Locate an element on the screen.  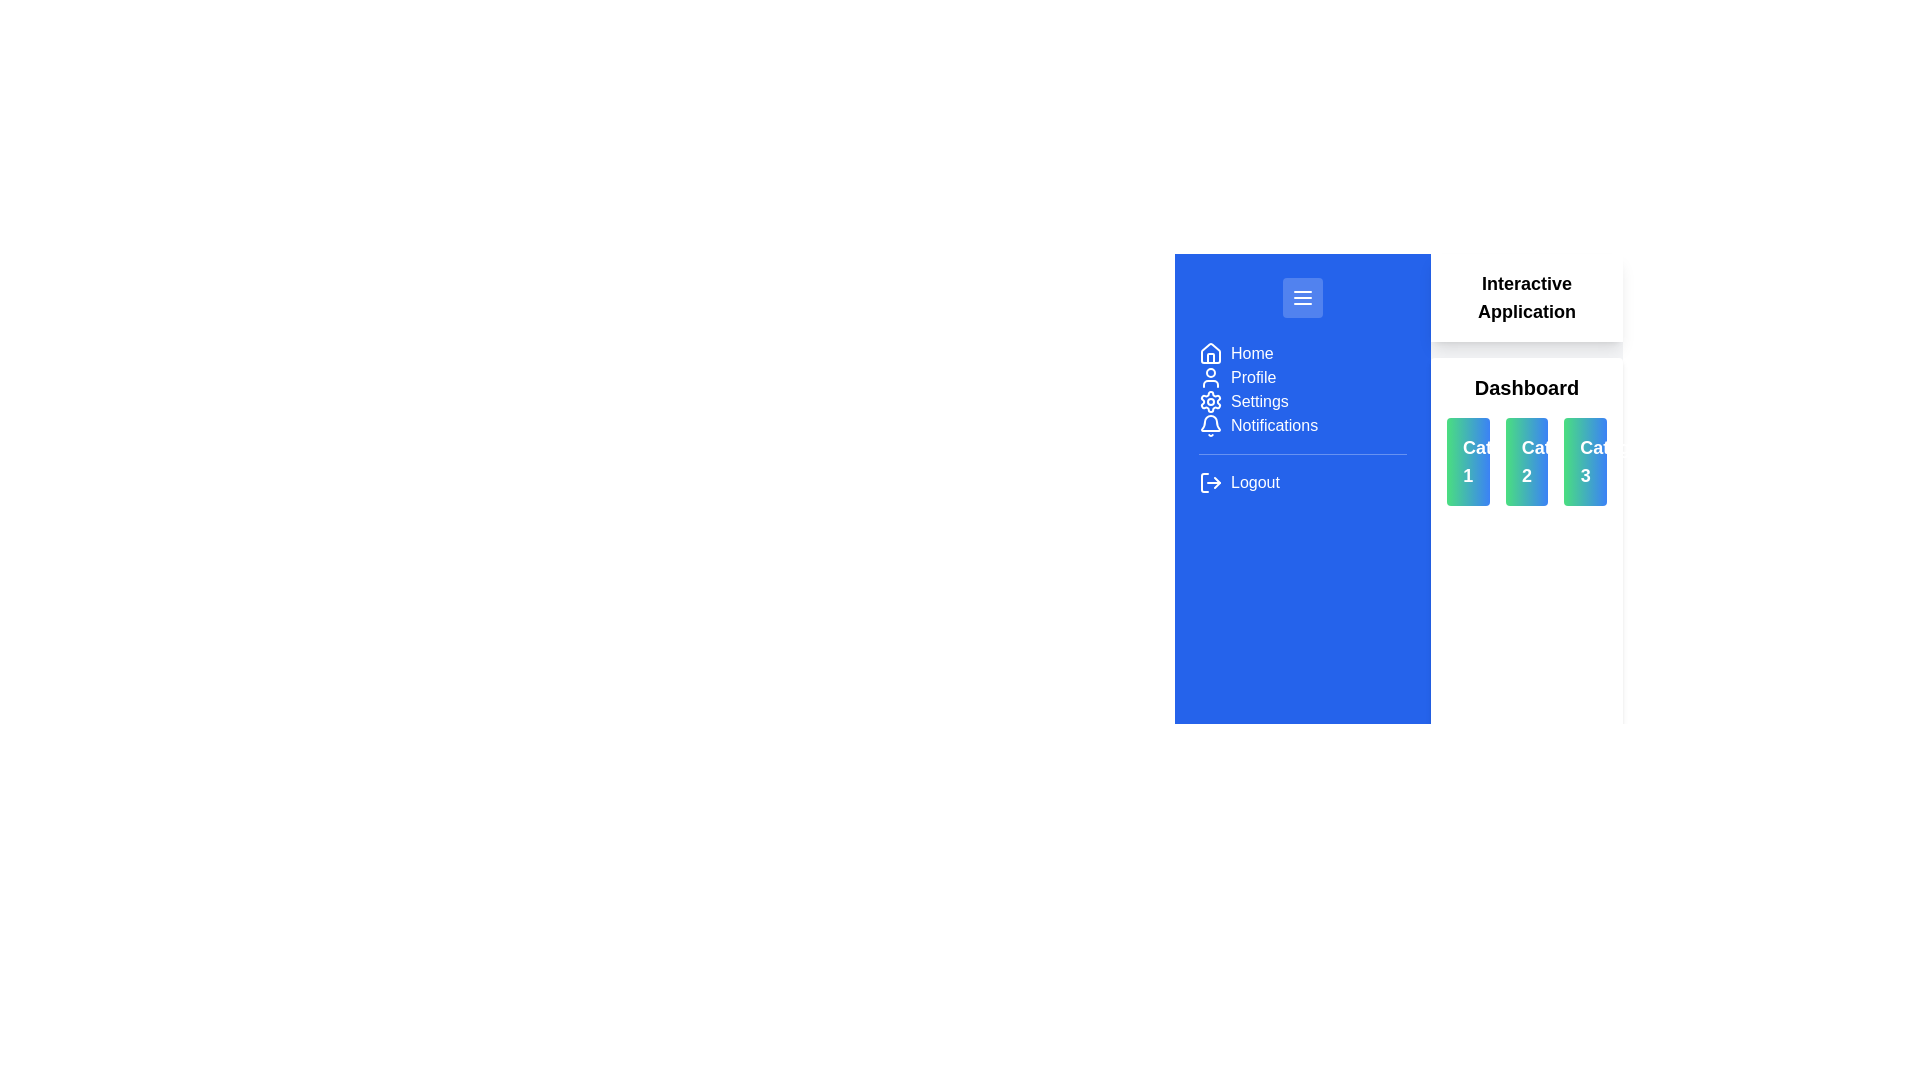
the visual representation of the house icon located at the top of the sidebar menu, which indicates the Home or Dashboard option is located at coordinates (1209, 352).